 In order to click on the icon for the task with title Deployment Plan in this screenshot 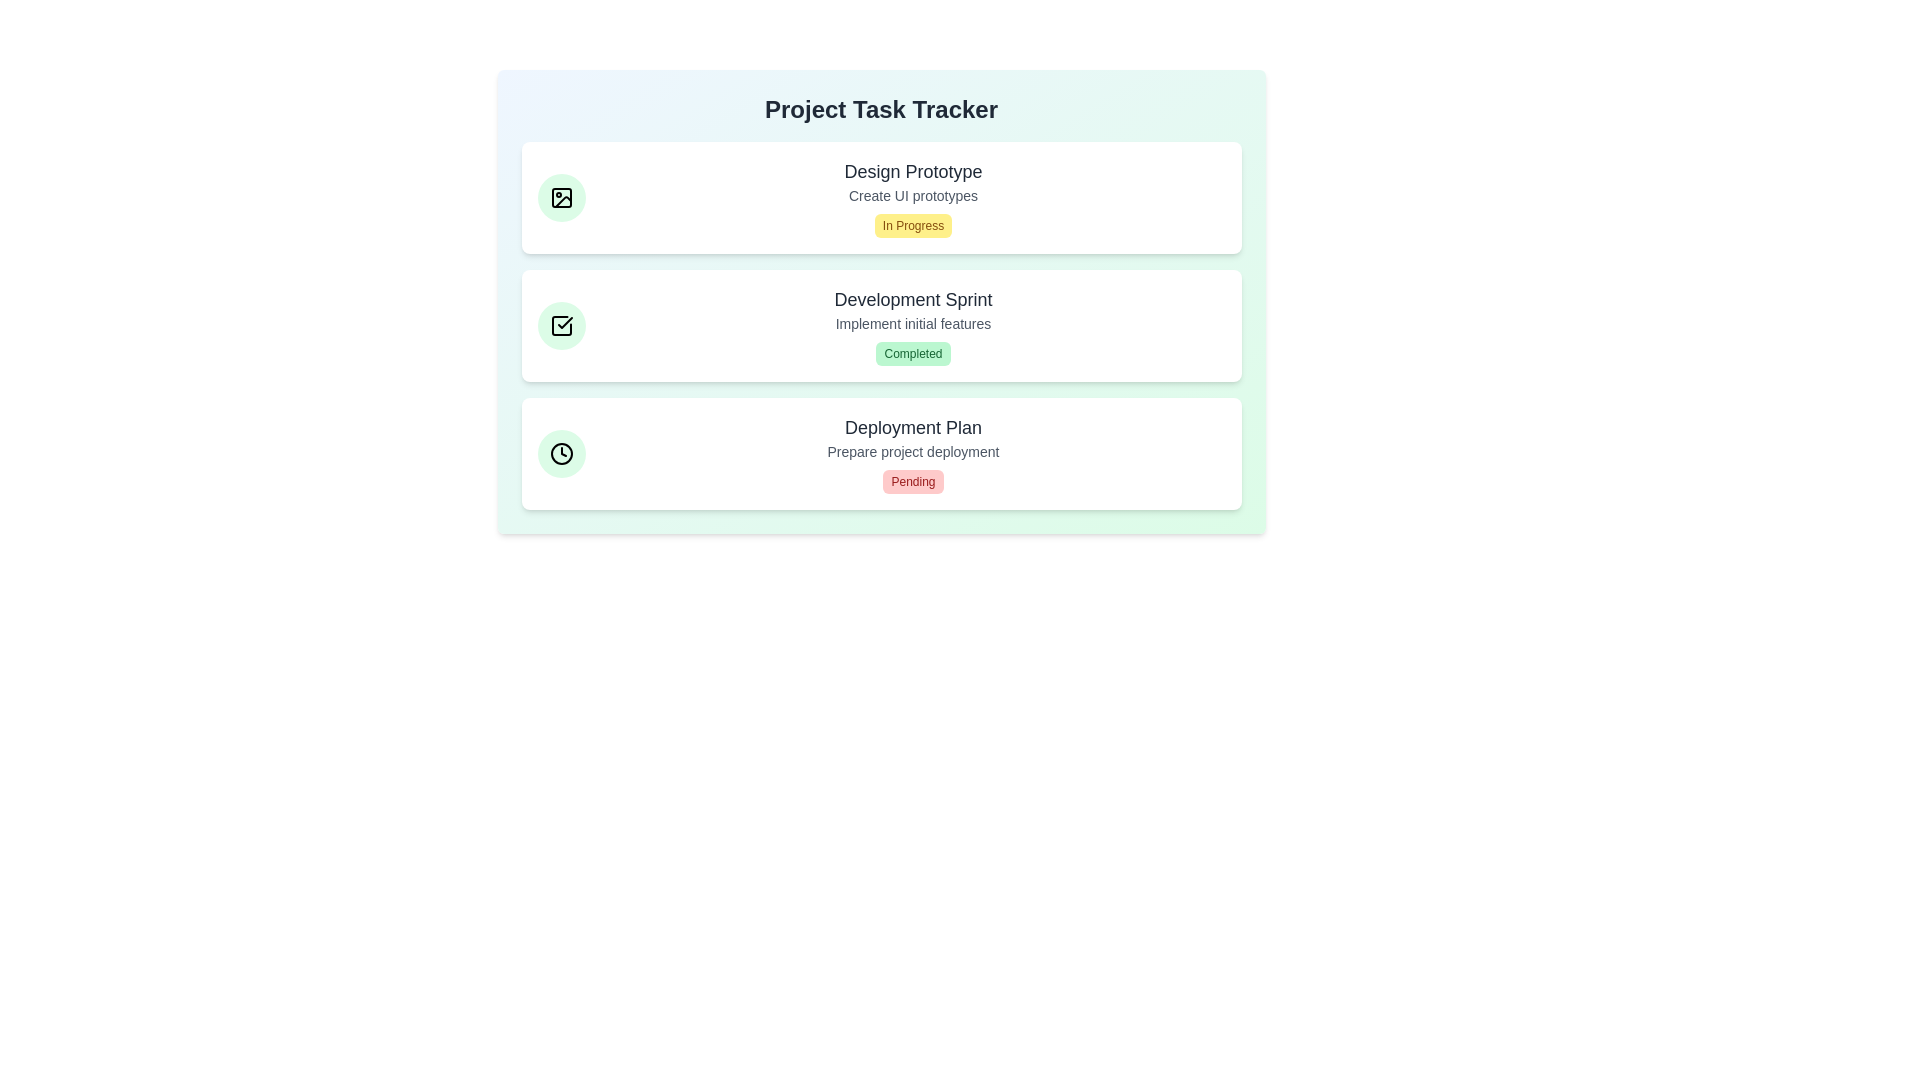, I will do `click(560, 454)`.